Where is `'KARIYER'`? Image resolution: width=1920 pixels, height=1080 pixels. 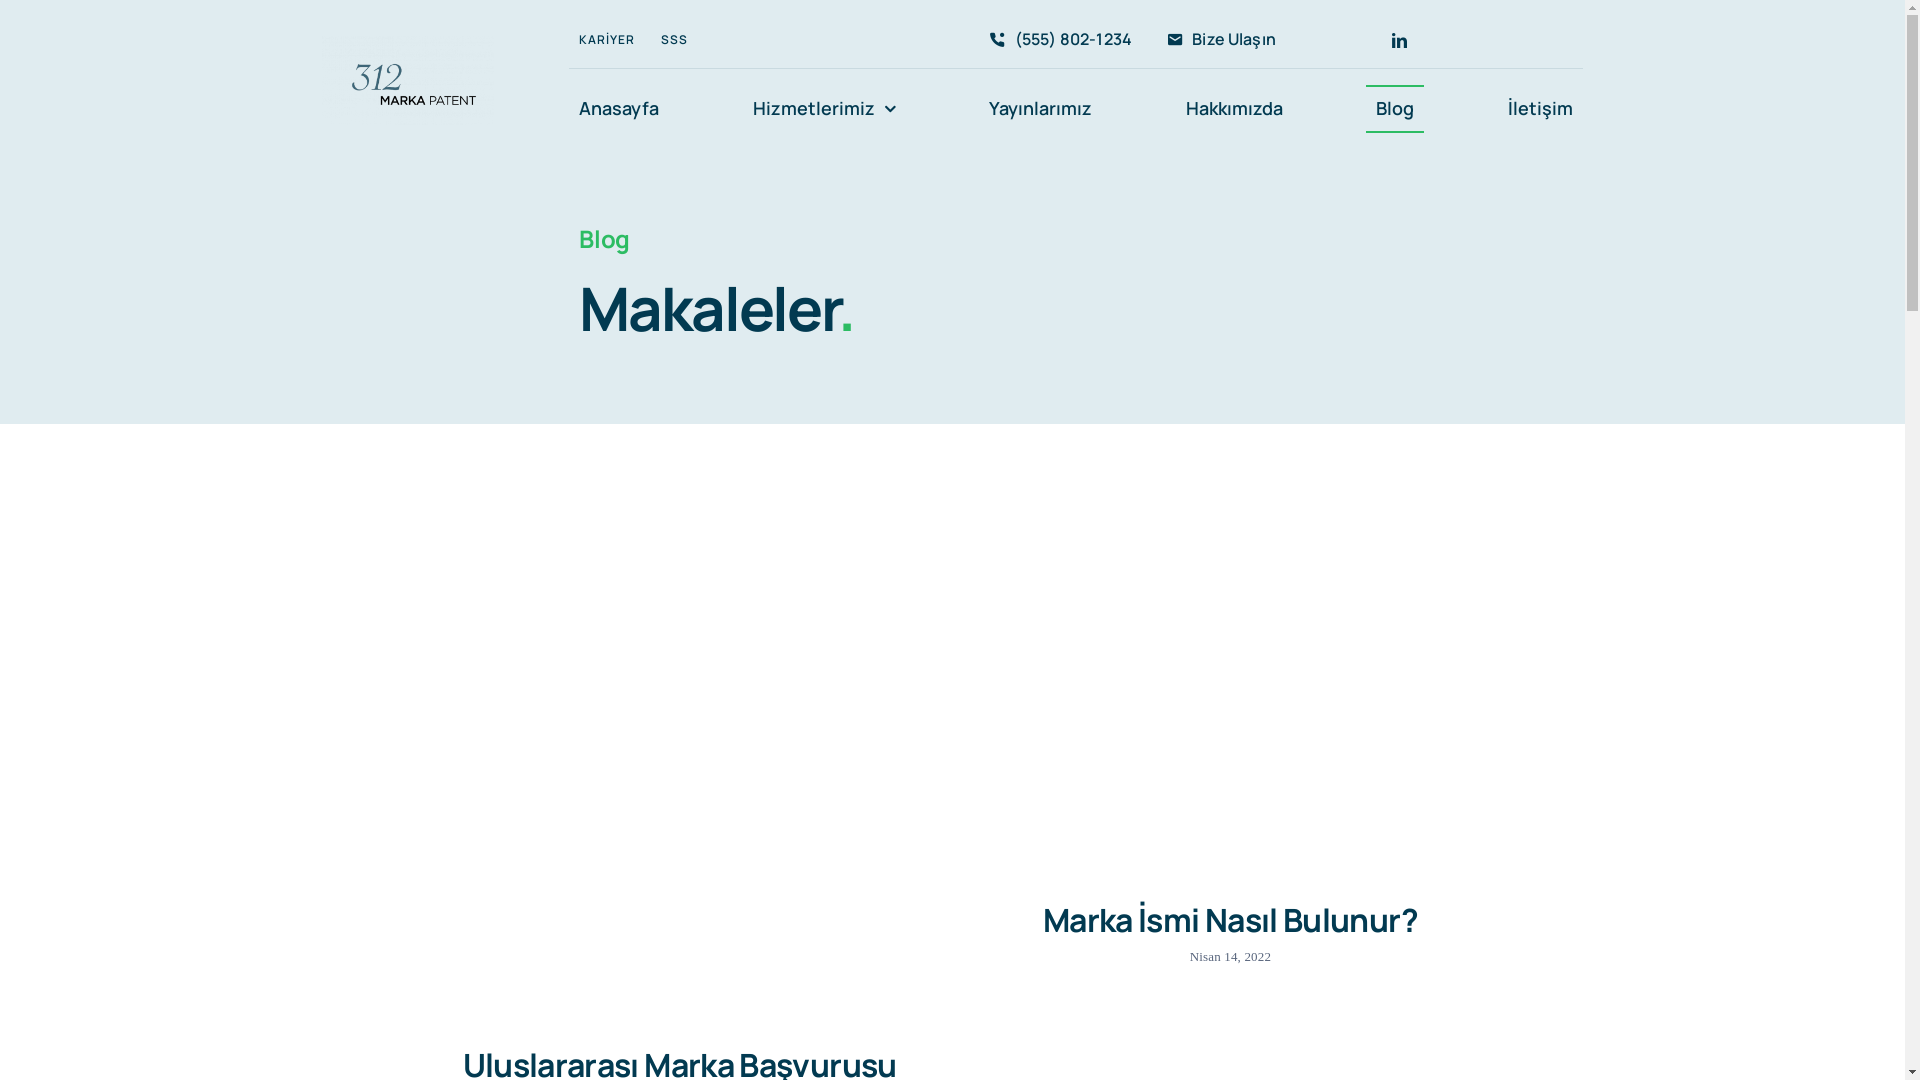
'KARIYER' is located at coordinates (605, 39).